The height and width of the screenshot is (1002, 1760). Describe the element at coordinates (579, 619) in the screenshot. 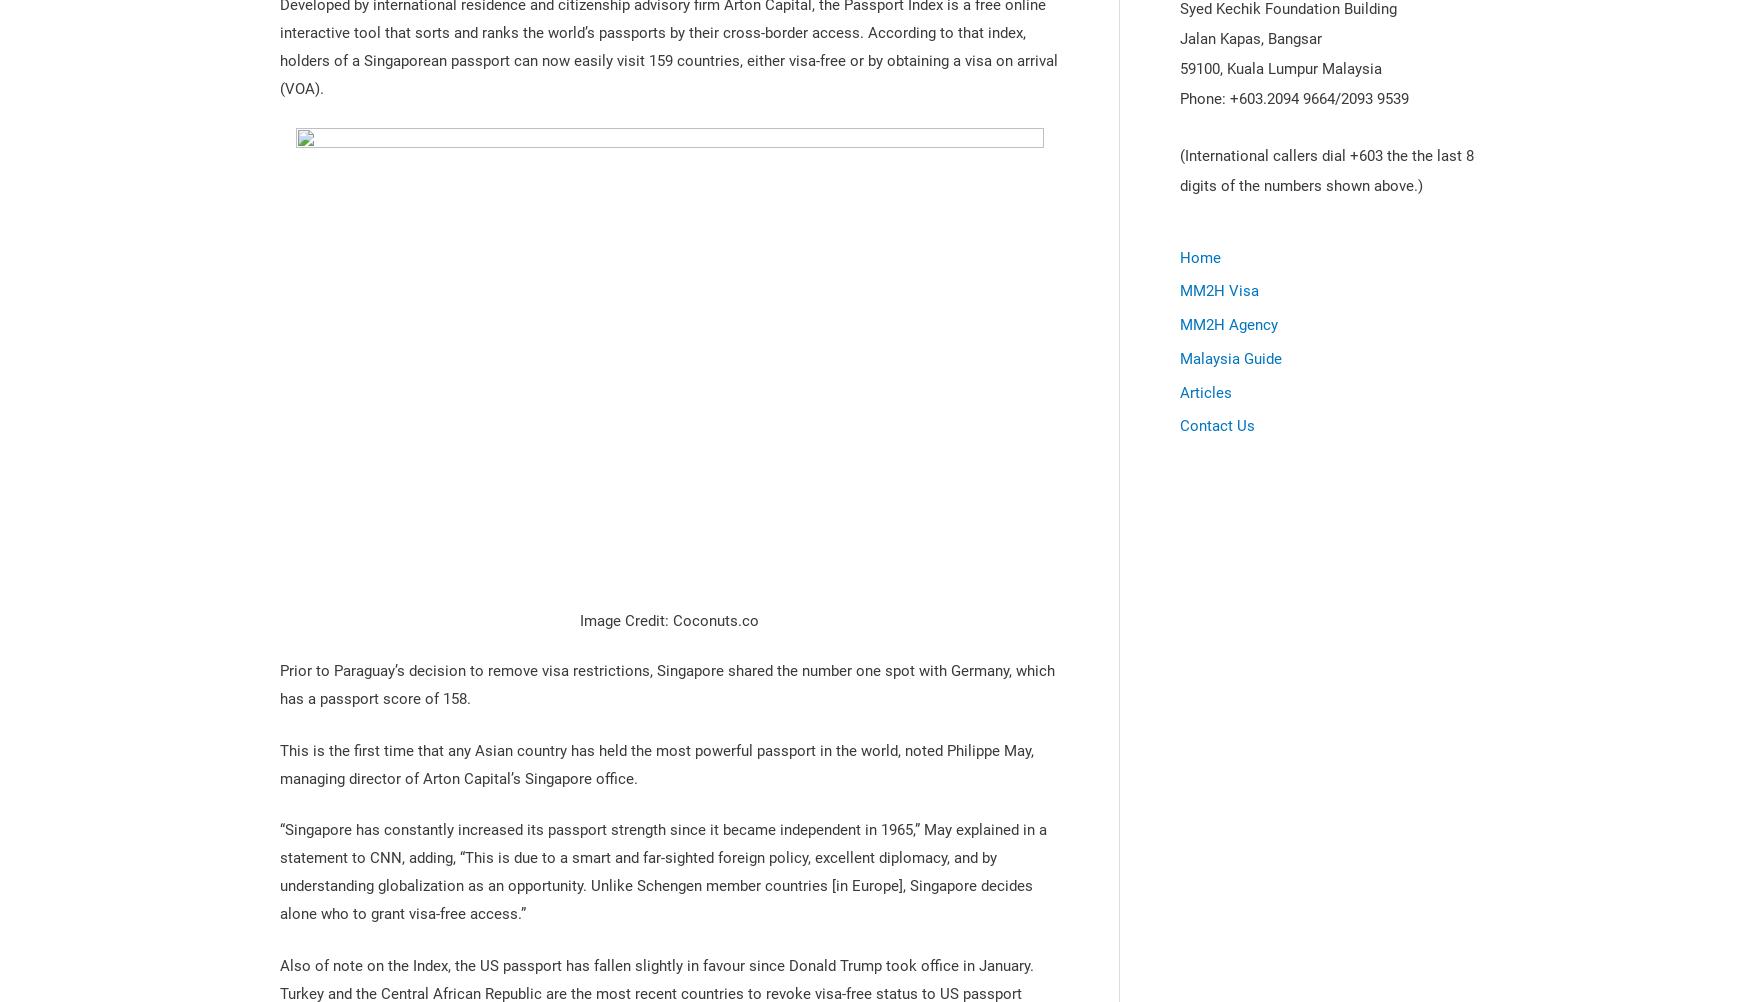

I see `'Image Credit: Coconuts.co'` at that location.